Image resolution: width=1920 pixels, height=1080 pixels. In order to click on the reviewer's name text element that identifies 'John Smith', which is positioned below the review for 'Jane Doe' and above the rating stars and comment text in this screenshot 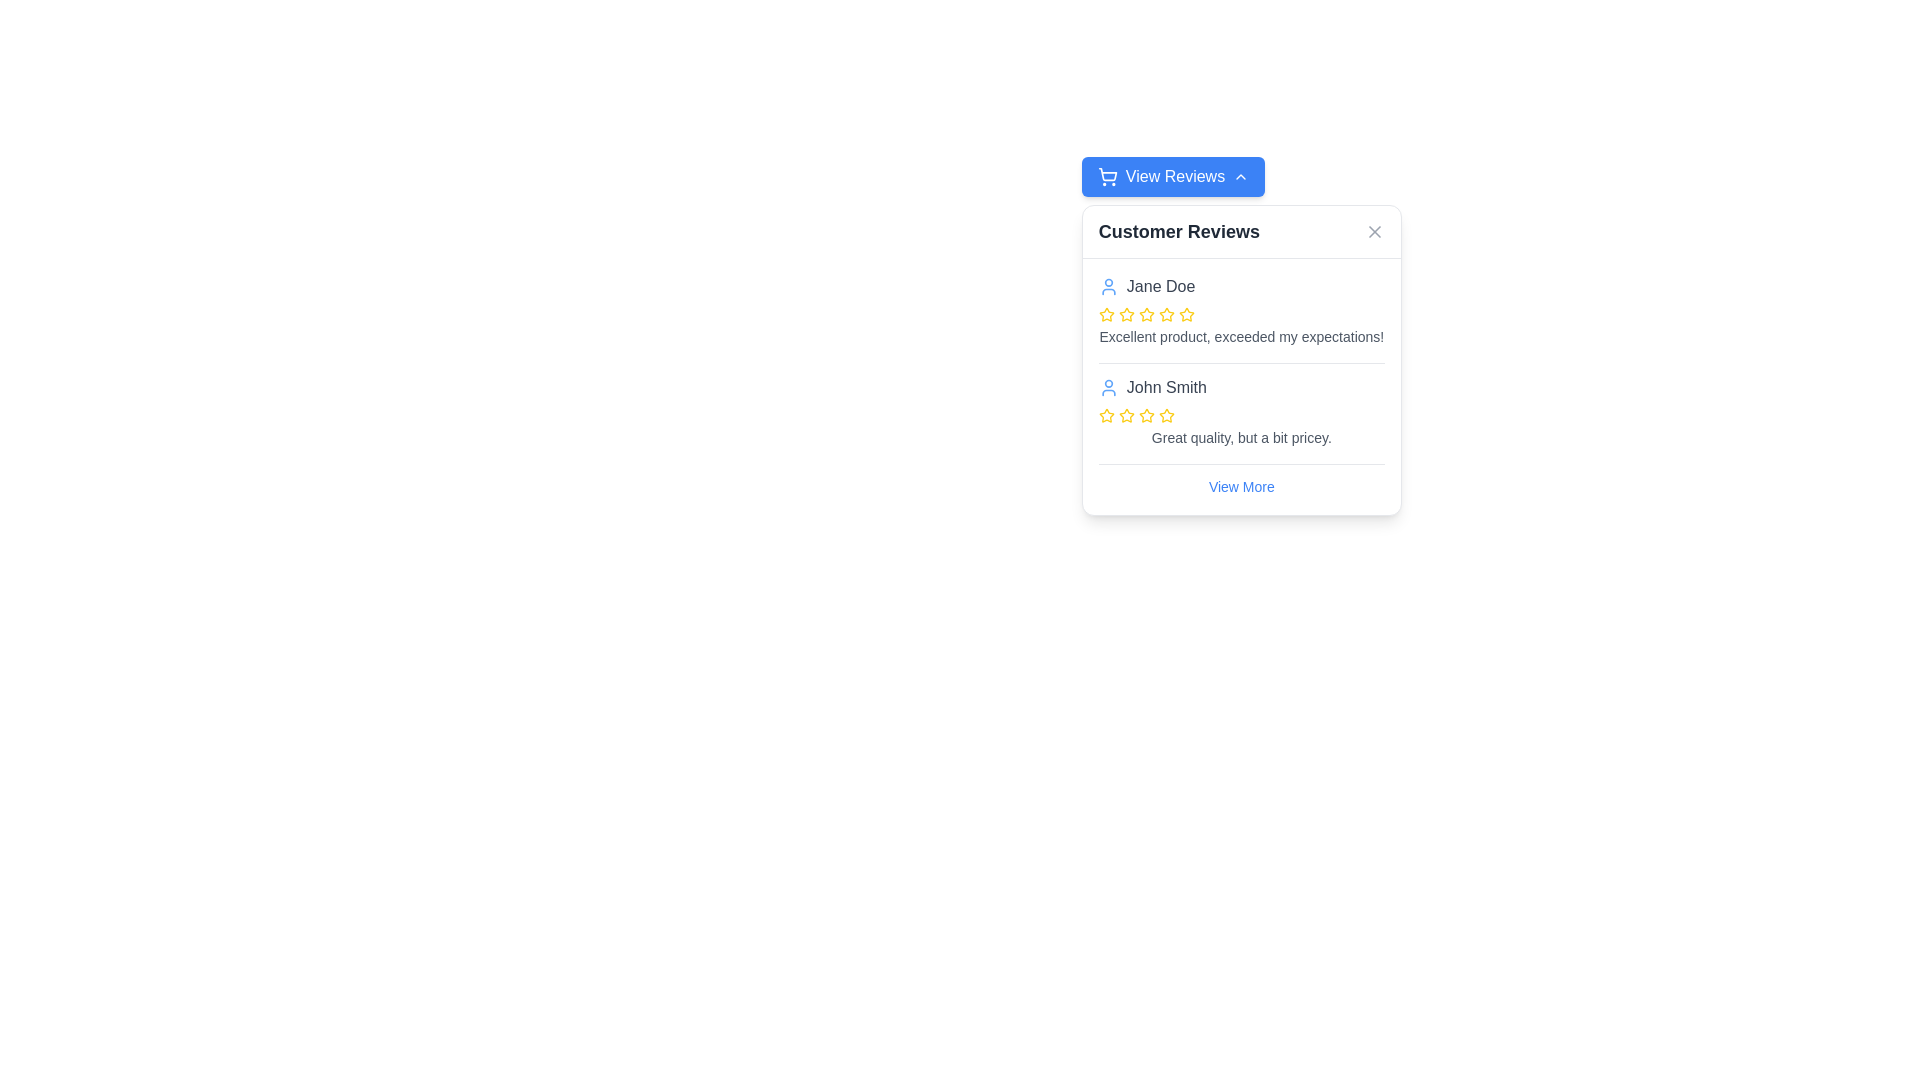, I will do `click(1166, 388)`.